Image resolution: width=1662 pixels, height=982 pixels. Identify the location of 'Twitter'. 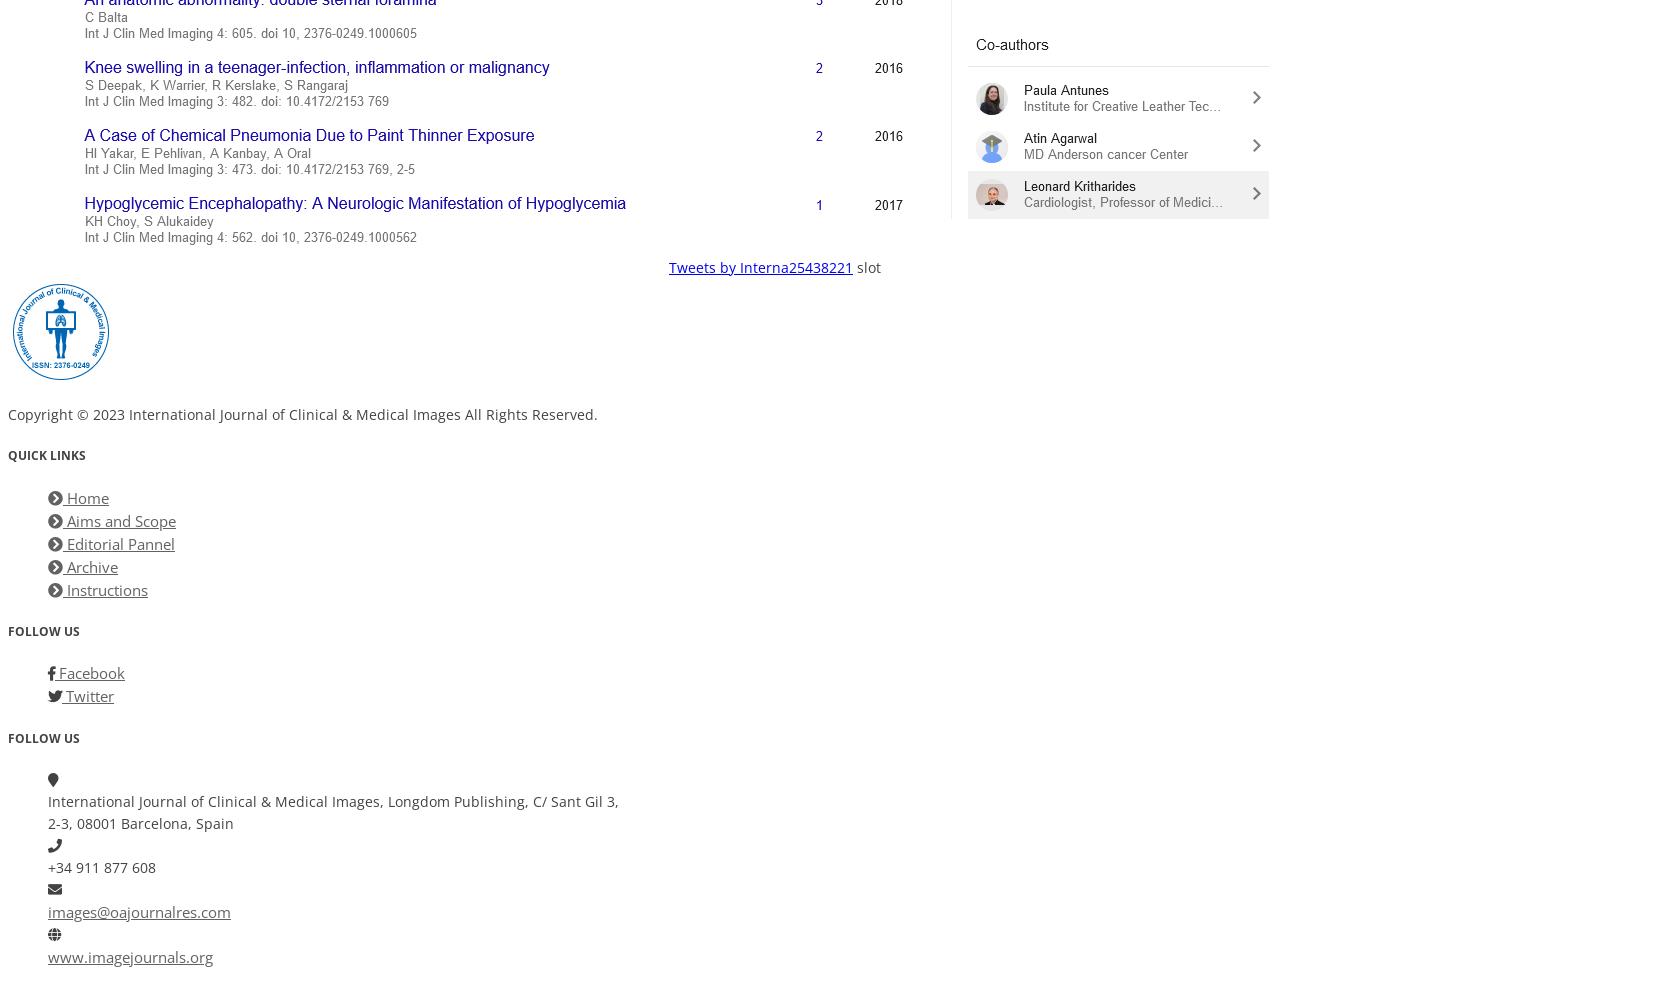
(60, 695).